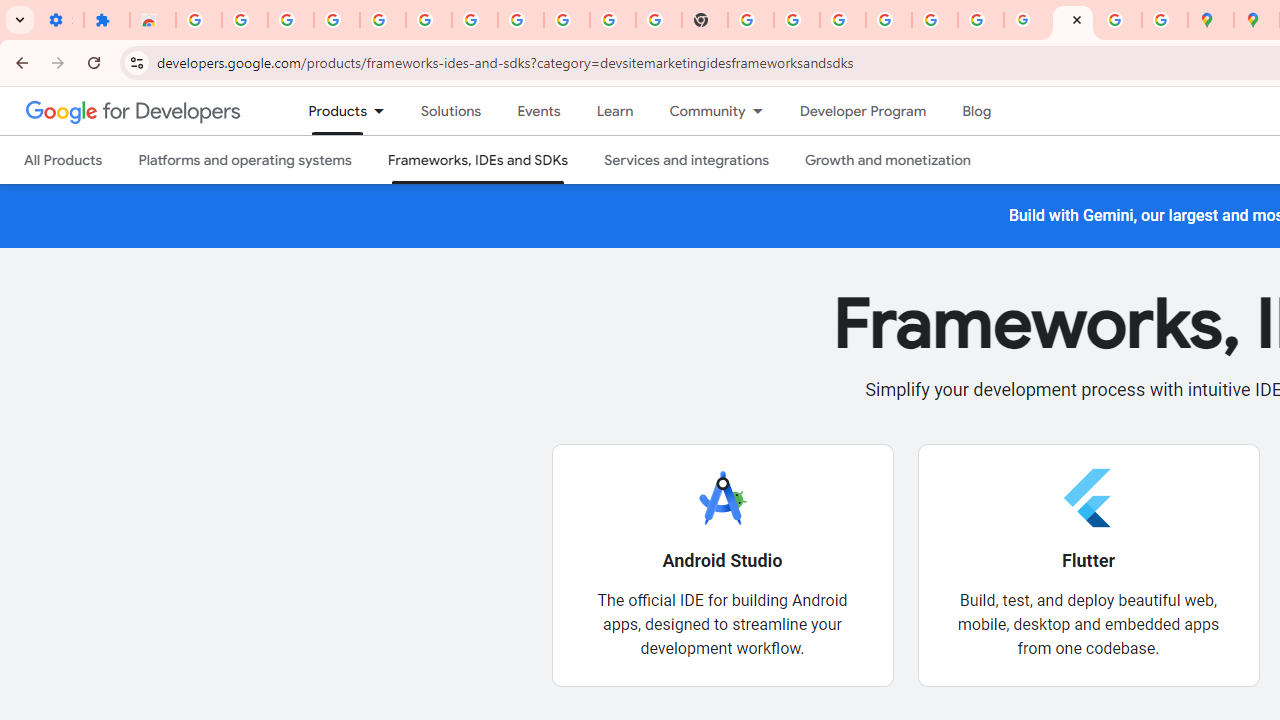 The height and width of the screenshot is (720, 1280). I want to click on 'Frameworks, IDEs and SDKs - Google for Developers', so click(1071, 20).